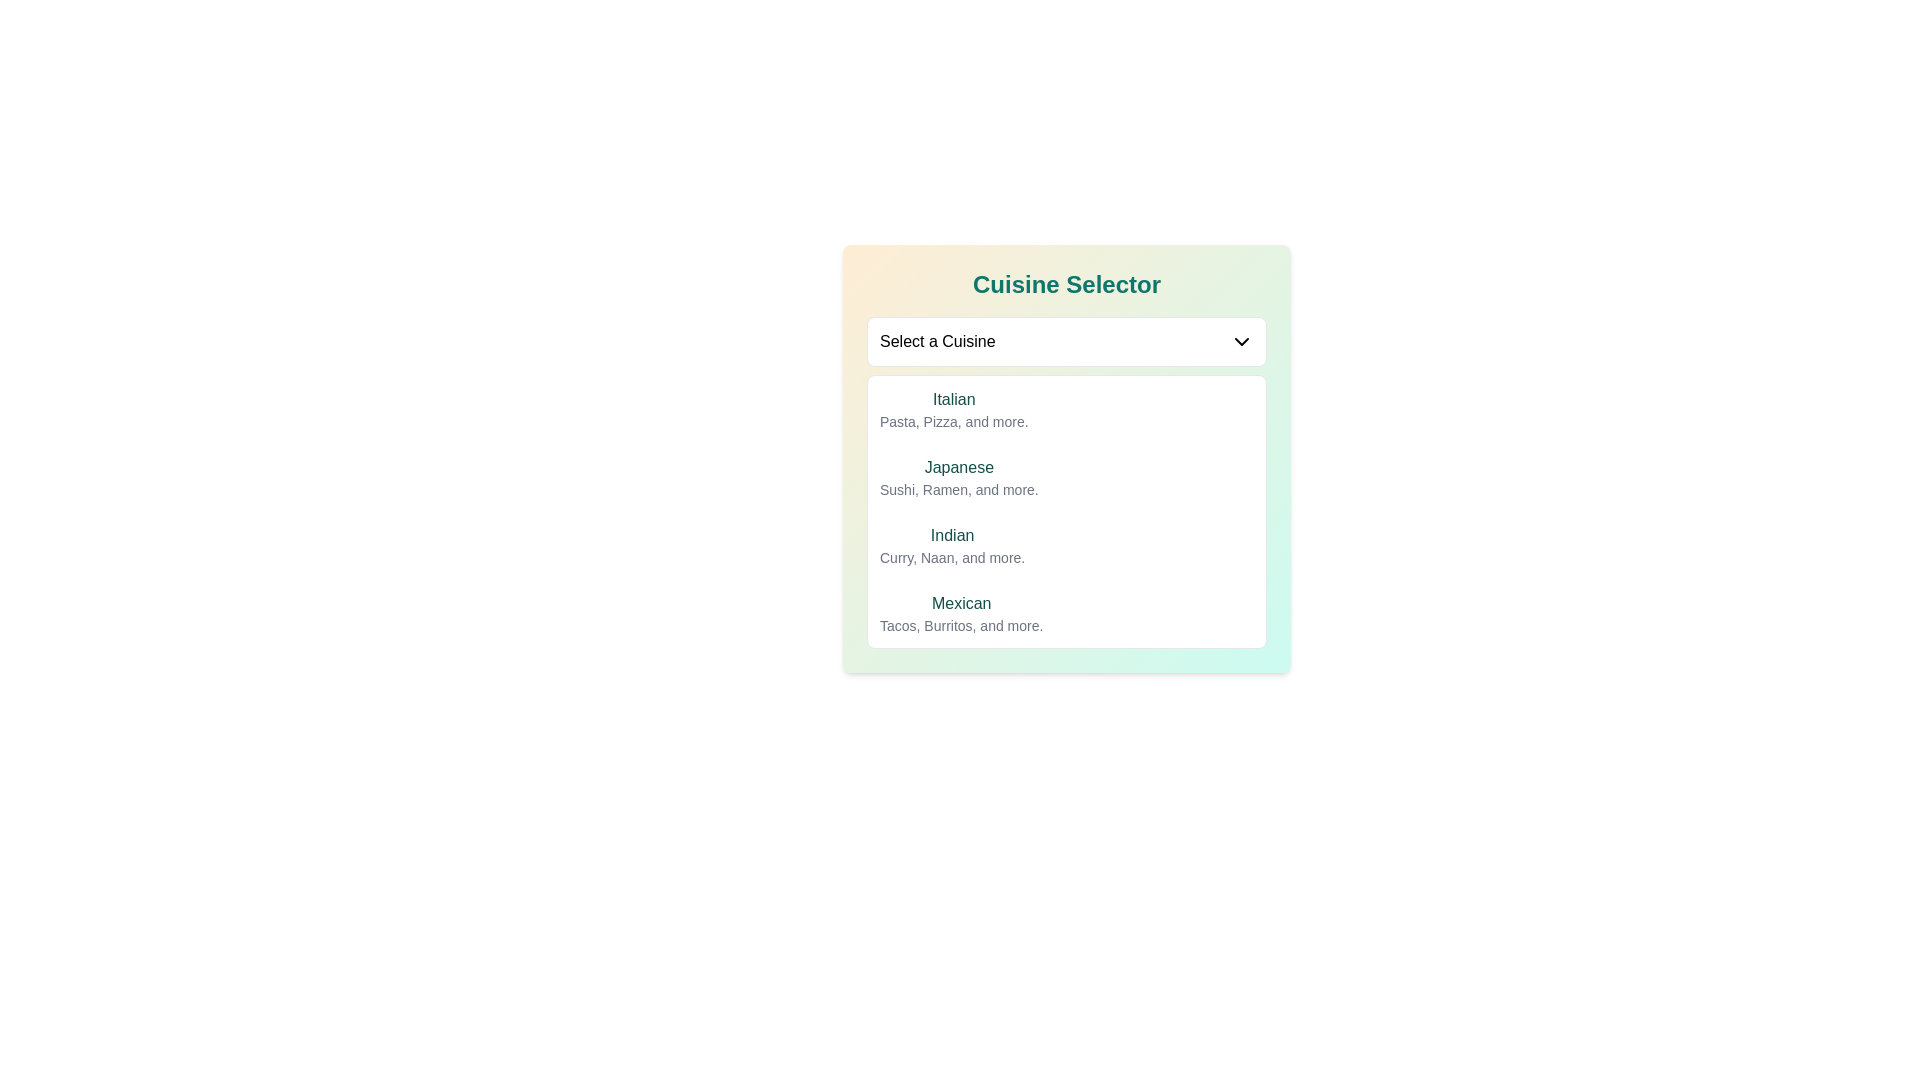  What do you see at coordinates (1065, 546) in the screenshot?
I see `the 'Indian' cuisine option in the dropdown menu, which is the third item positioned between 'Japanese' and 'Mexican'` at bounding box center [1065, 546].